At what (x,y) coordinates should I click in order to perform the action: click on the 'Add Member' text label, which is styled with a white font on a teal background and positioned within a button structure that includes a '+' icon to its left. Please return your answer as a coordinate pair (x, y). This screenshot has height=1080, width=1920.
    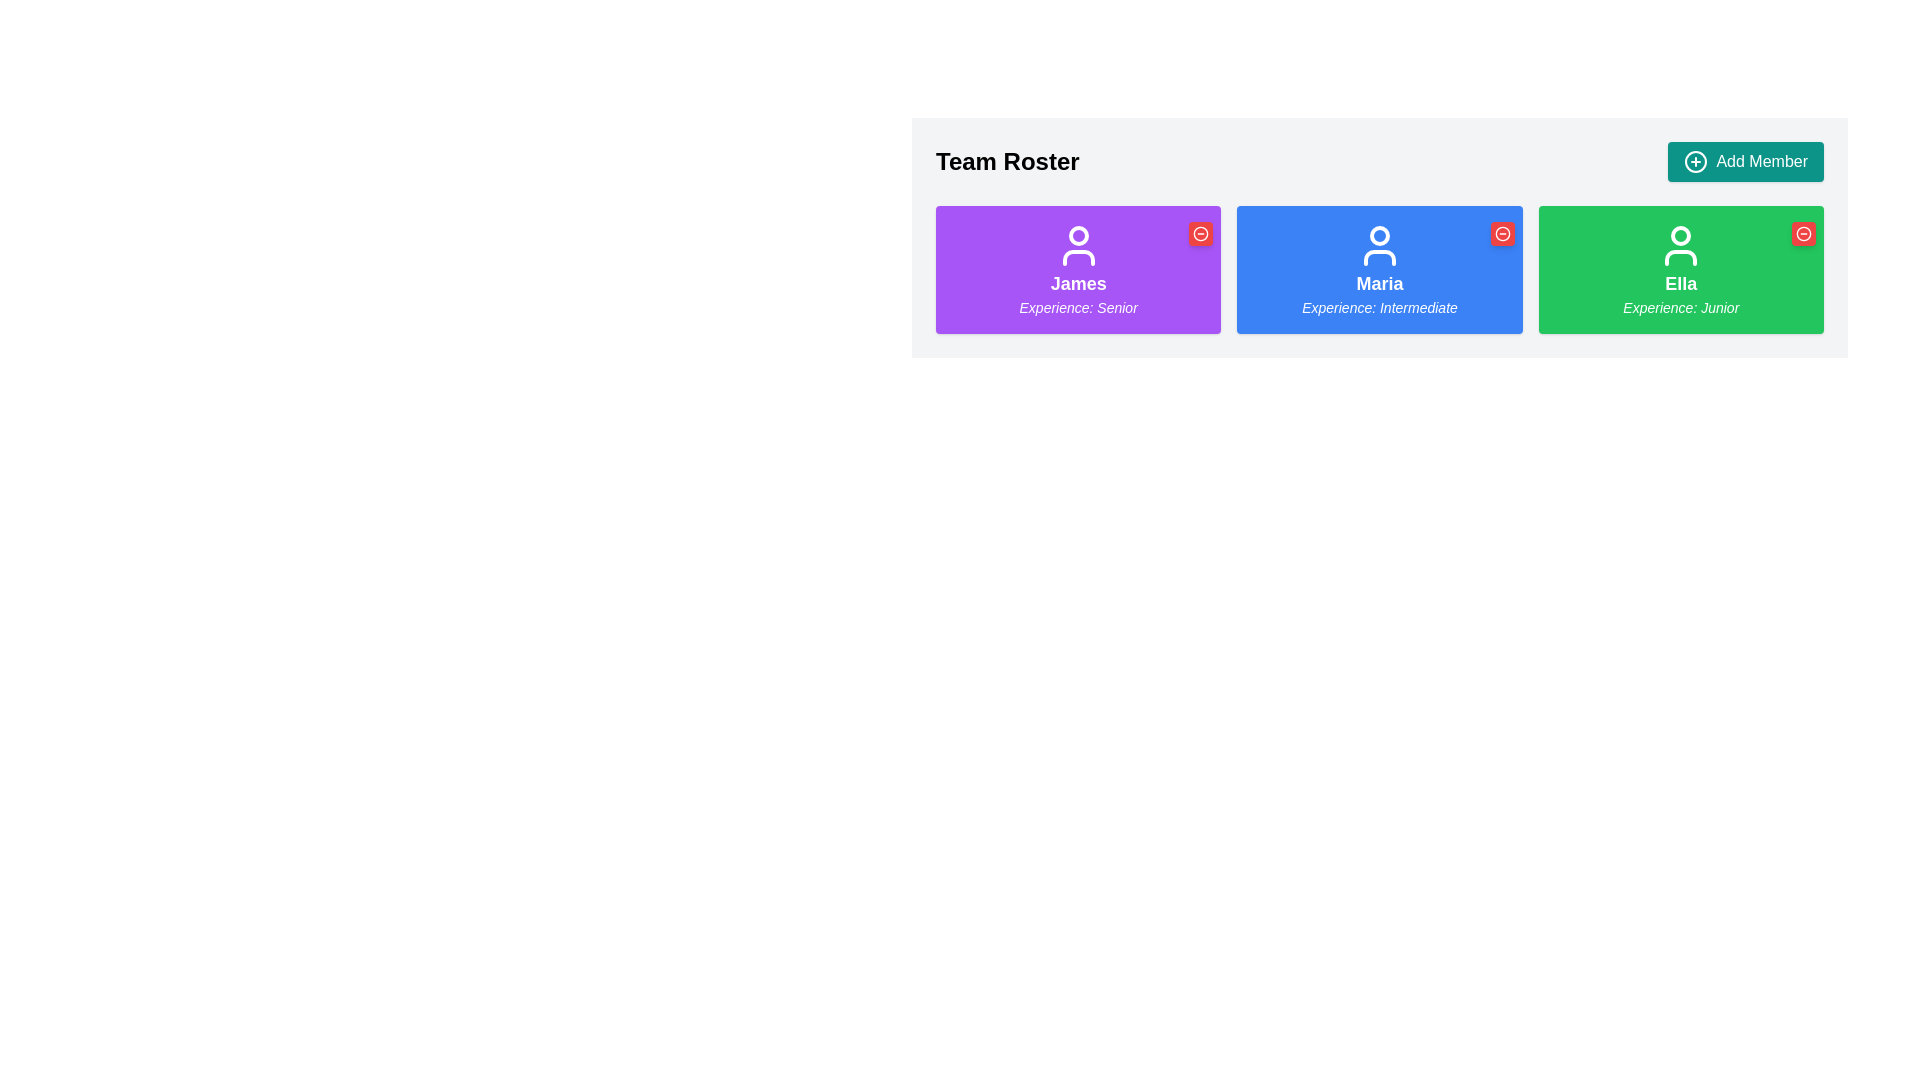
    Looking at the image, I should click on (1762, 161).